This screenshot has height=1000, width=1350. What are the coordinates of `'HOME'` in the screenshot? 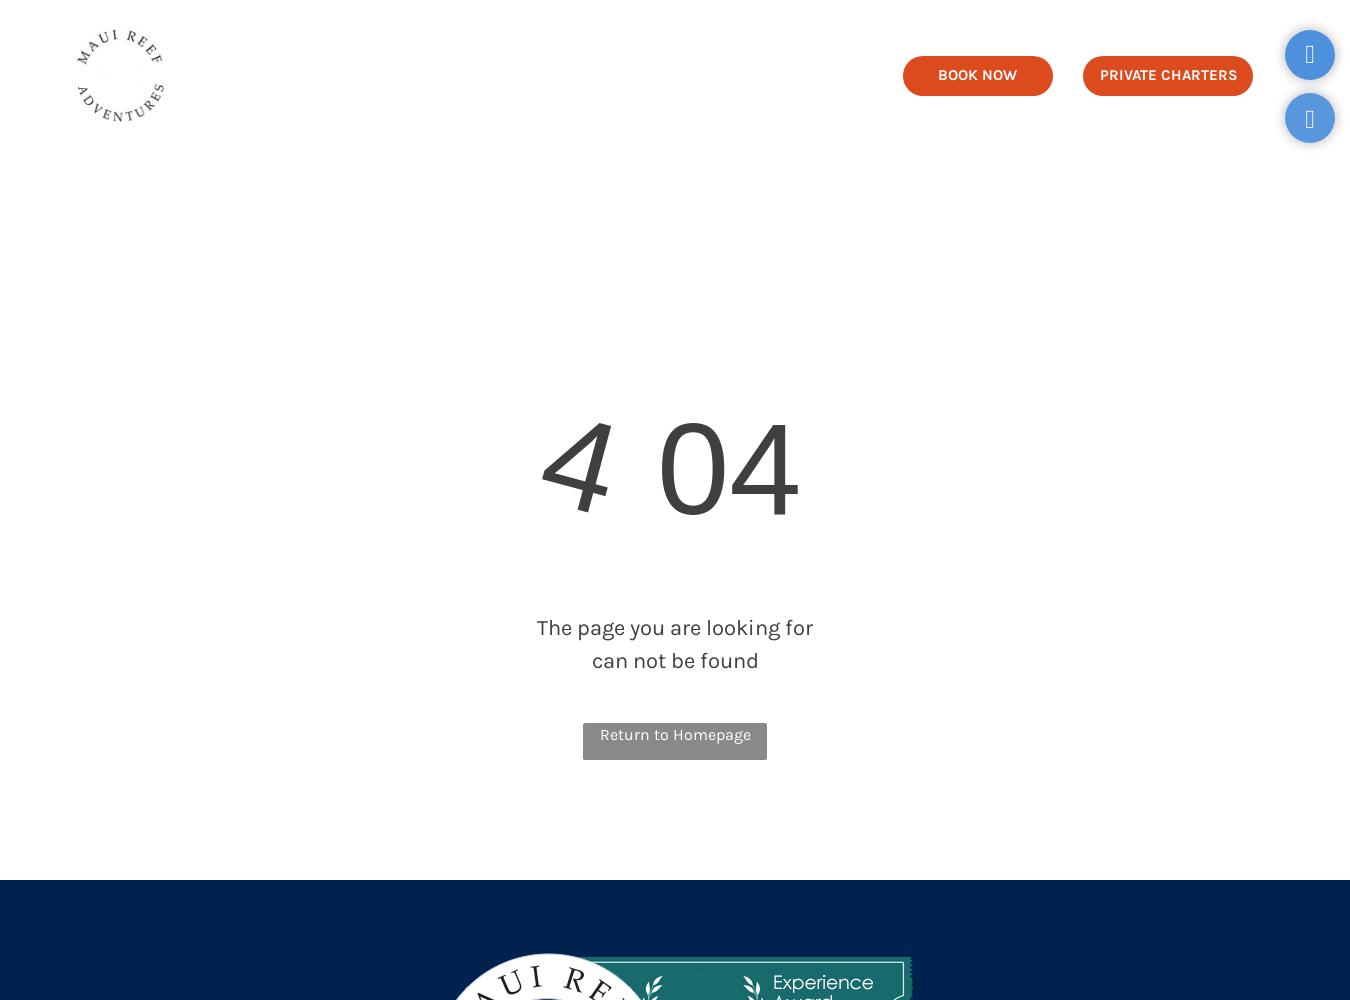 It's located at (313, 71).